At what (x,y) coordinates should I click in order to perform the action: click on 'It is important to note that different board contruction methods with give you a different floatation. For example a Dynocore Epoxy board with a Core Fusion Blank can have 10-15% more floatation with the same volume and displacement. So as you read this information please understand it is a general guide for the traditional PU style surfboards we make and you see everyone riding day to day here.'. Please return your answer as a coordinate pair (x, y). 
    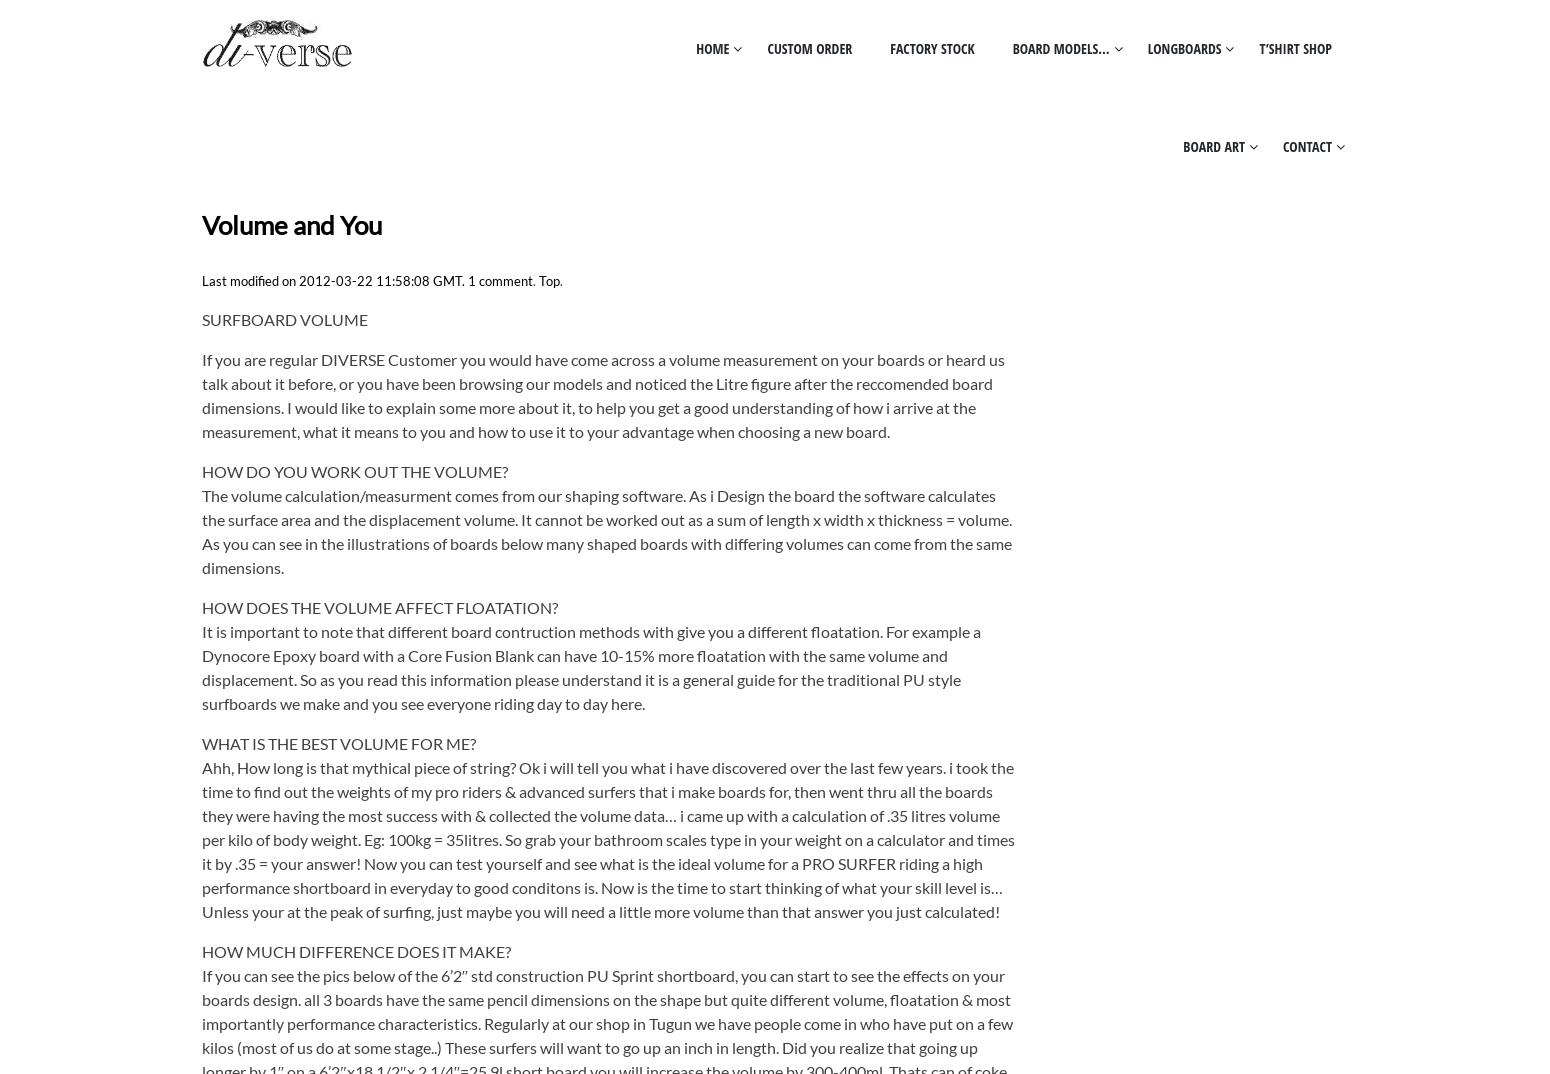
    Looking at the image, I should click on (590, 666).